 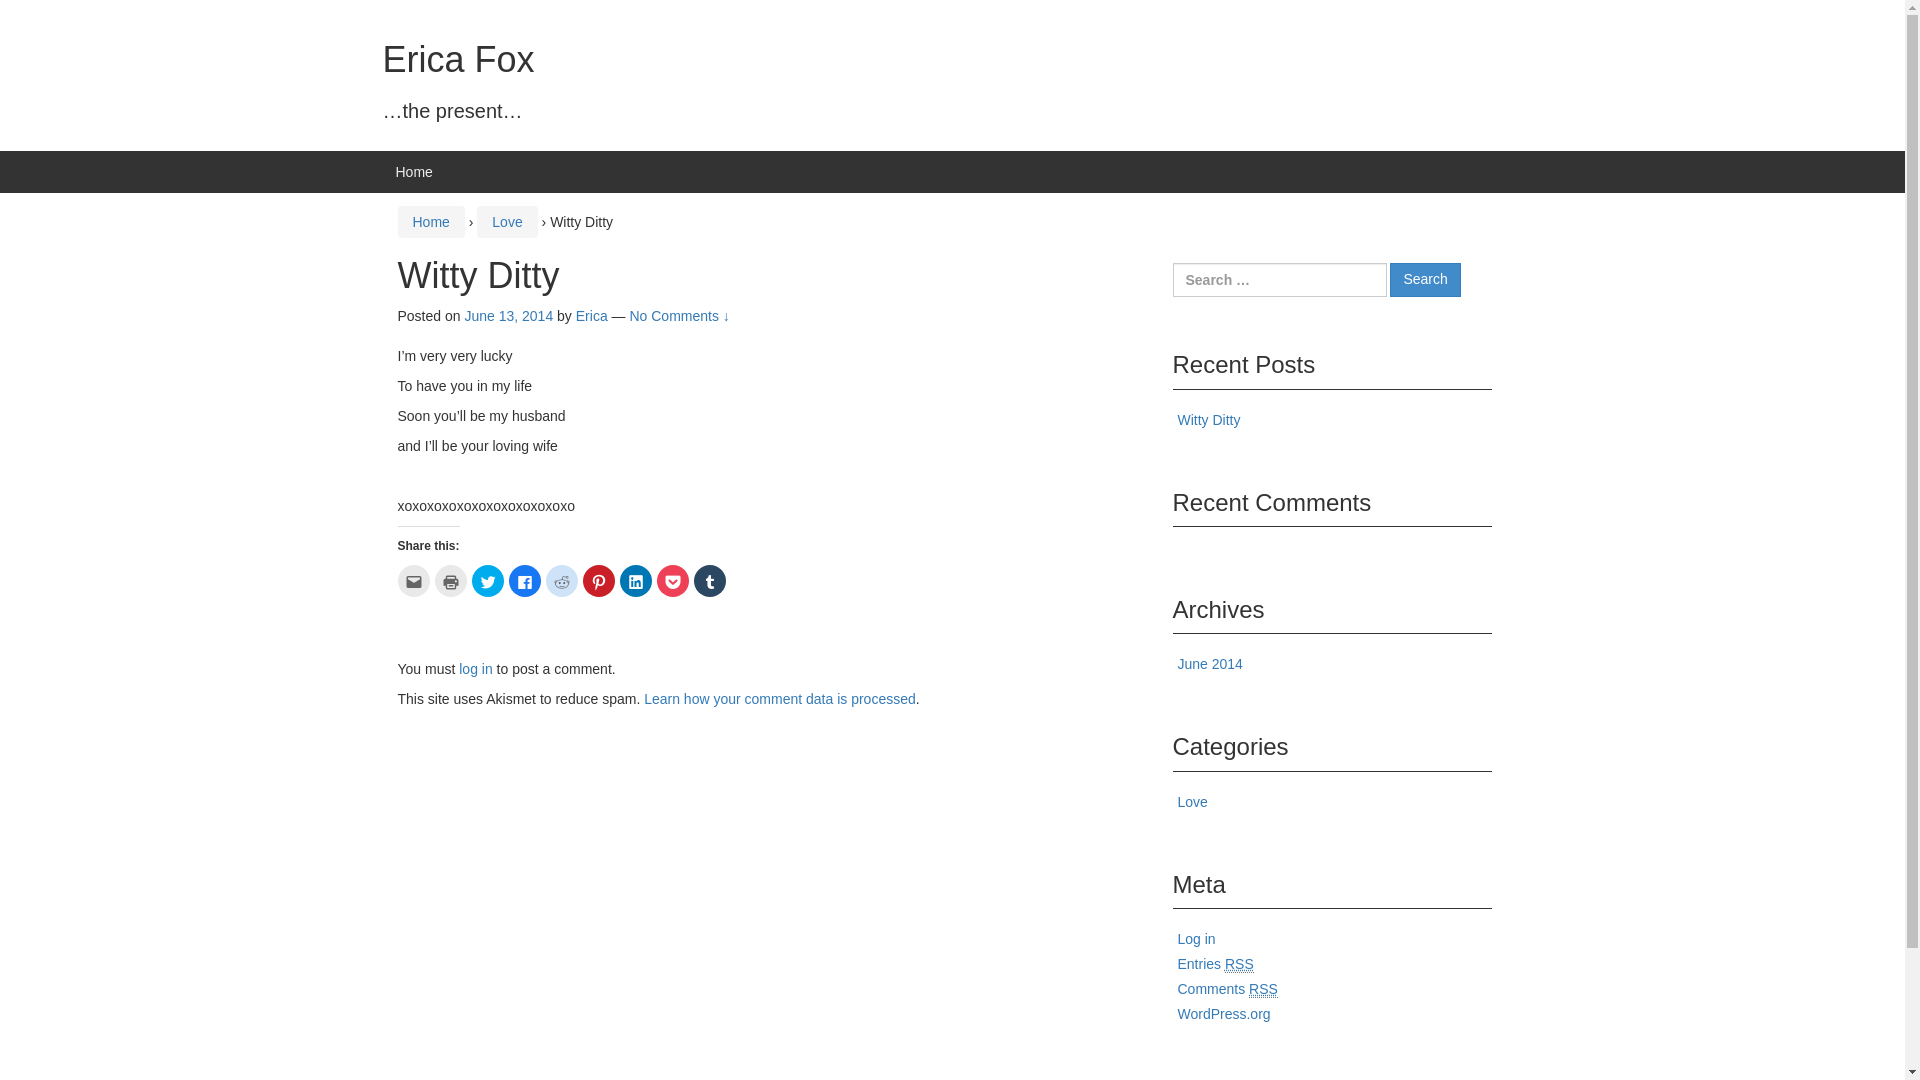 I want to click on 'June 13, 2014', so click(x=463, y=315).